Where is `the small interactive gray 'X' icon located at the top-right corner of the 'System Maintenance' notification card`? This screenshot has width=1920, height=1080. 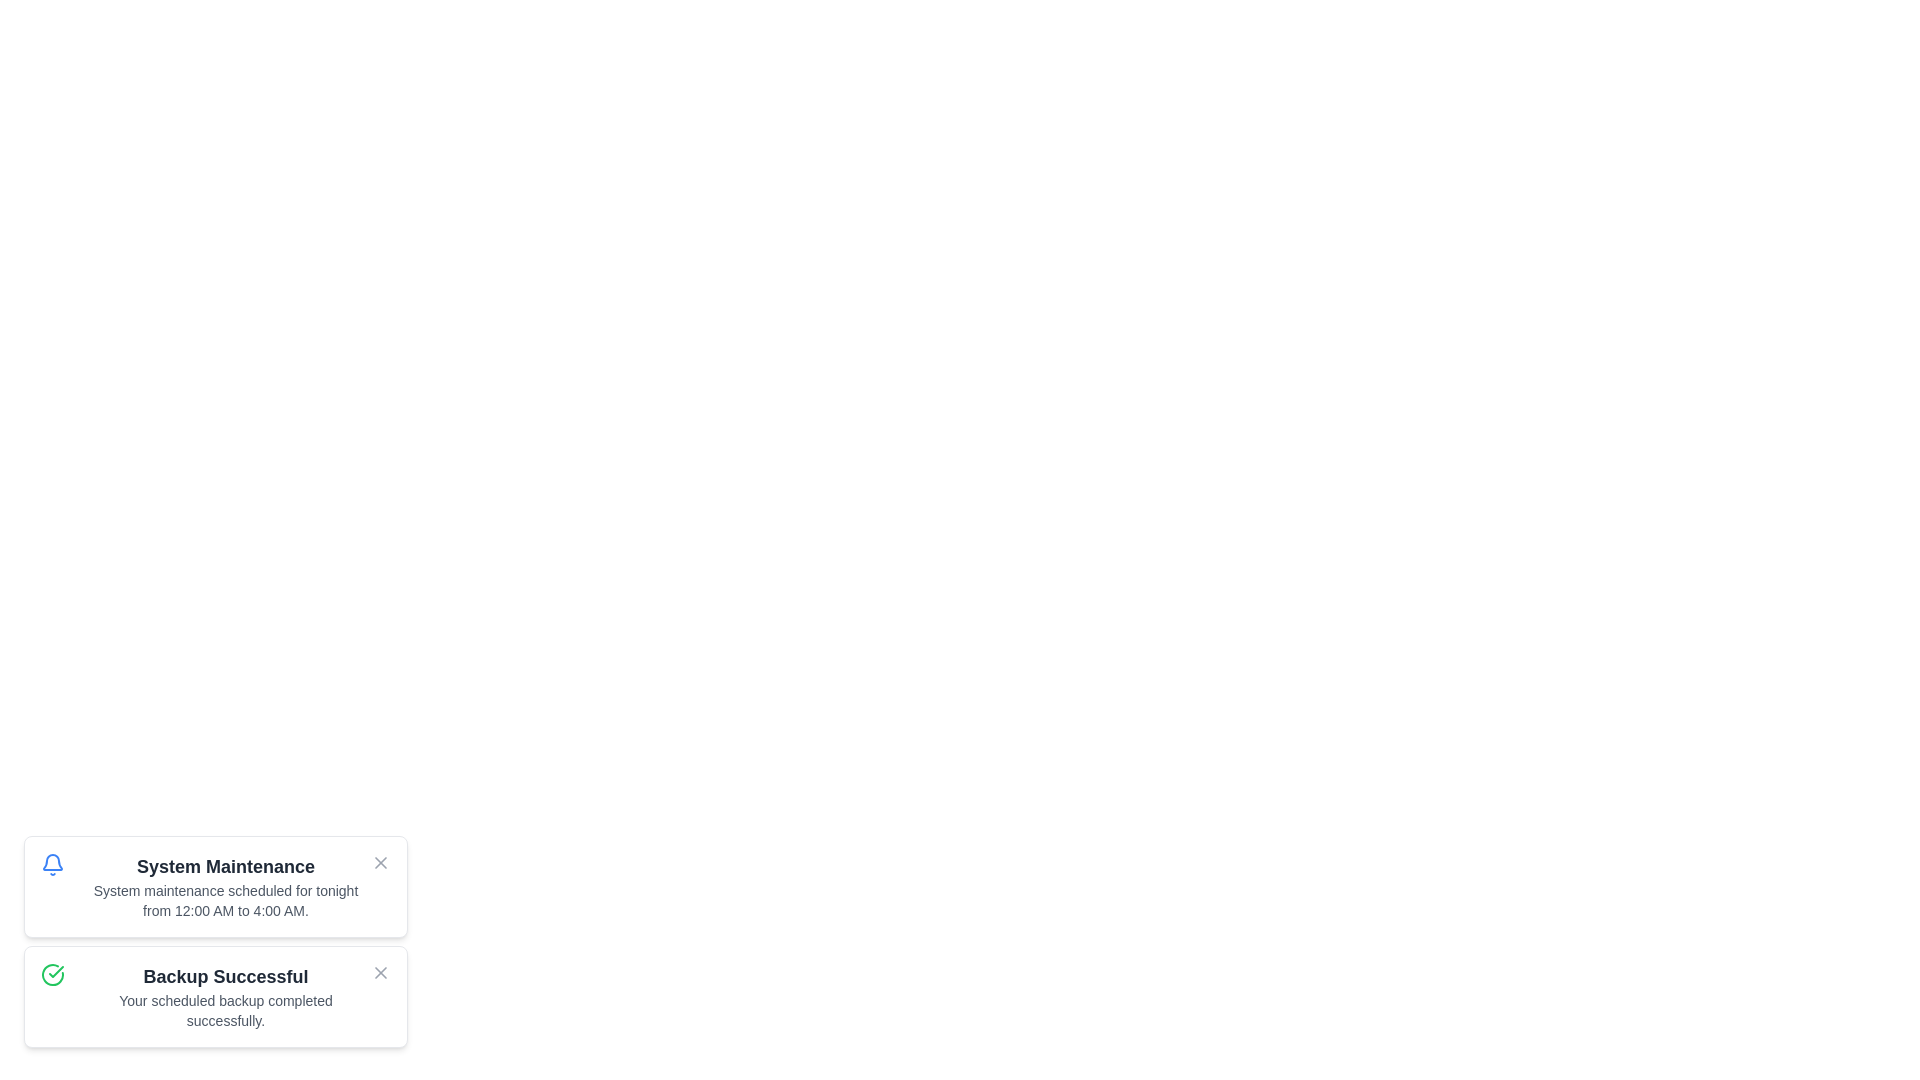 the small interactive gray 'X' icon located at the top-right corner of the 'System Maintenance' notification card is located at coordinates (380, 862).